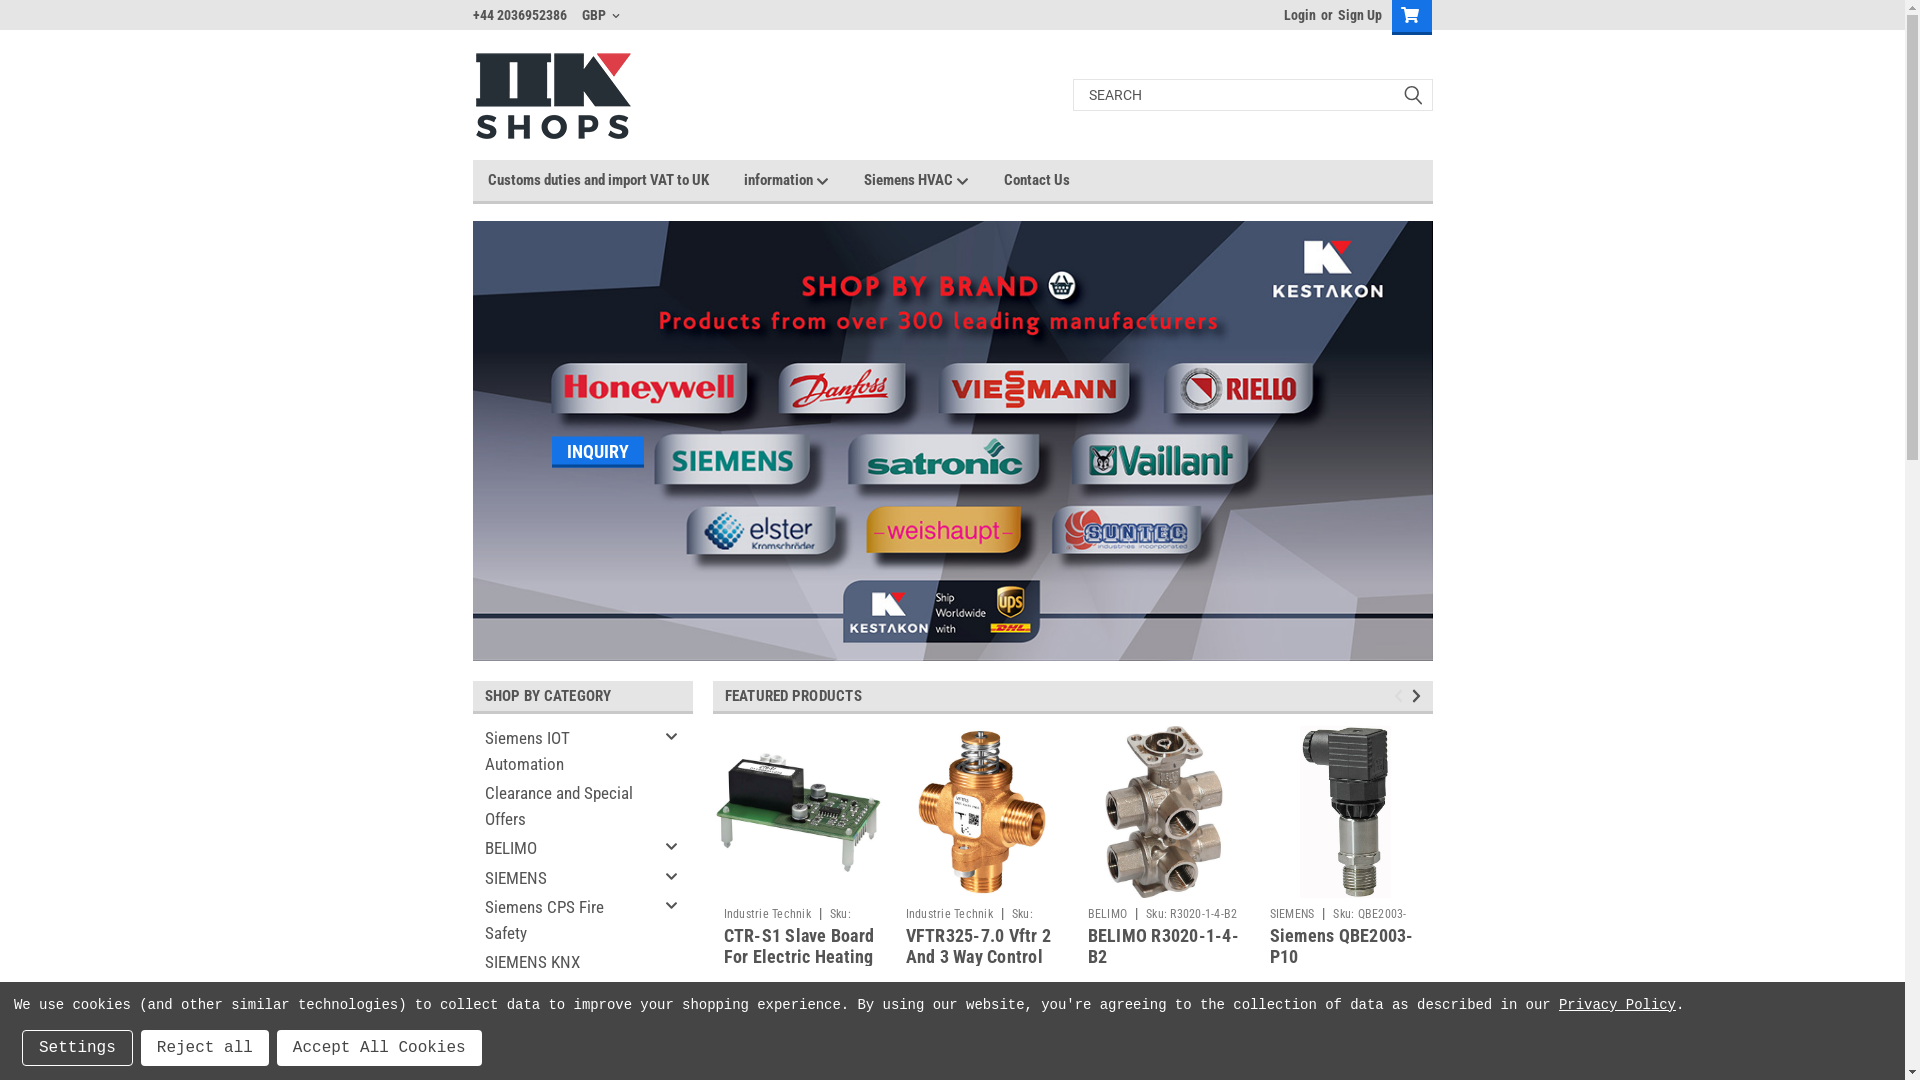 The image size is (1920, 1080). I want to click on 'Next', so click(1418, 695).